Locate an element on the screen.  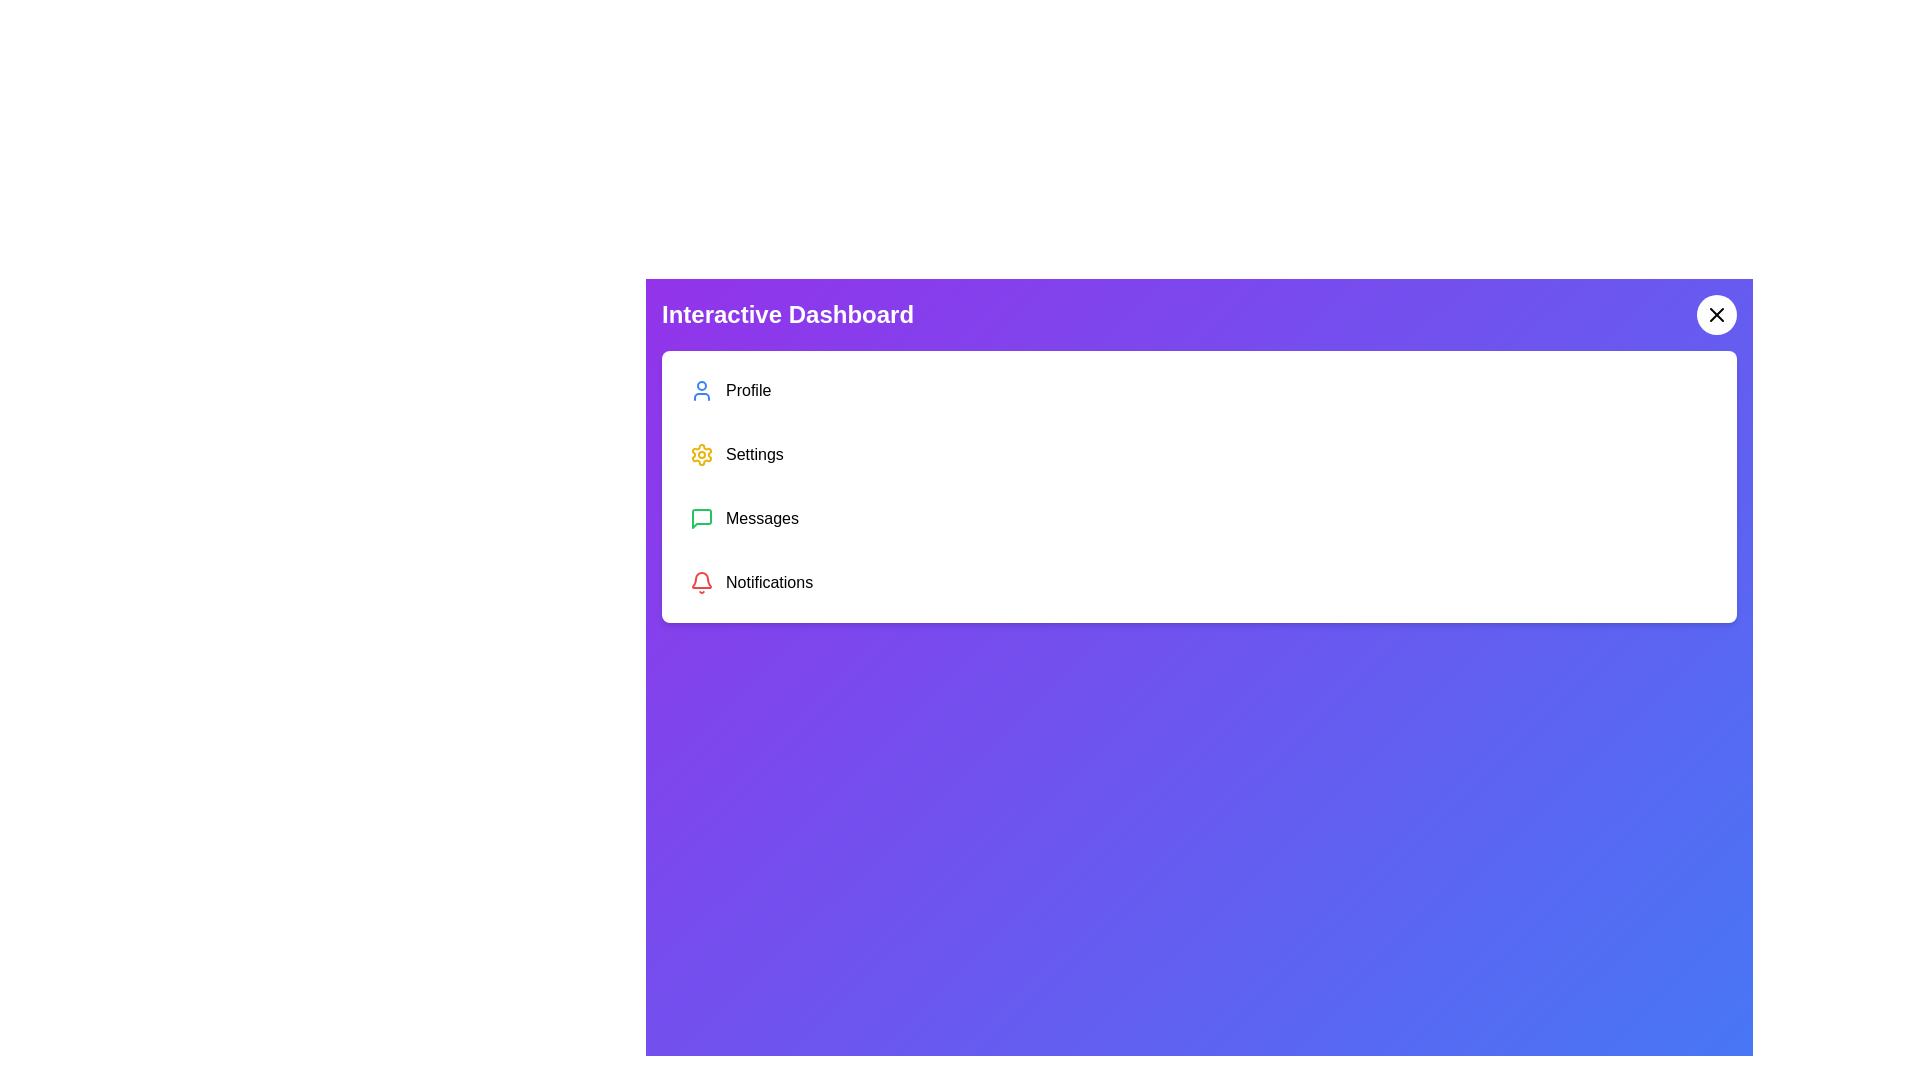
the notification bell icon located in the notification row next to the text 'Notifications' is located at coordinates (701, 580).